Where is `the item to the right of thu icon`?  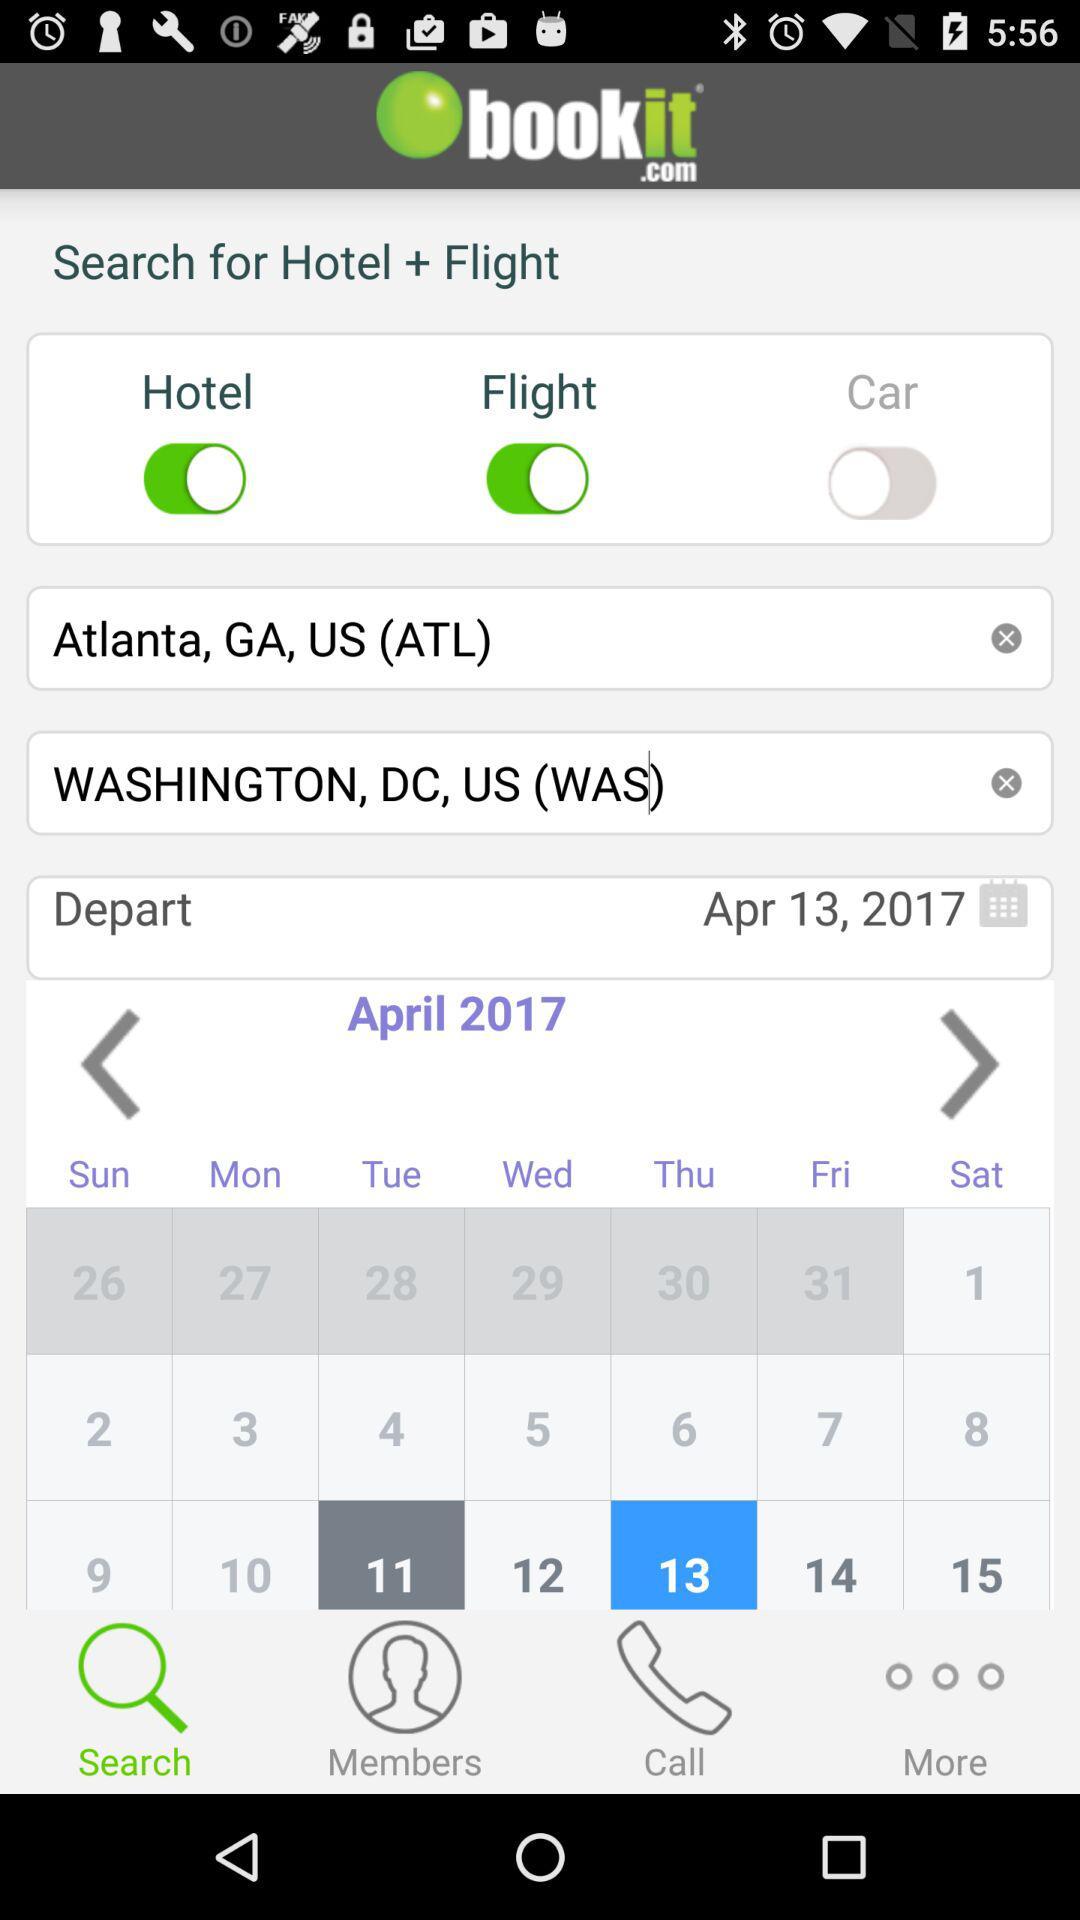
the item to the right of thu icon is located at coordinates (830, 1281).